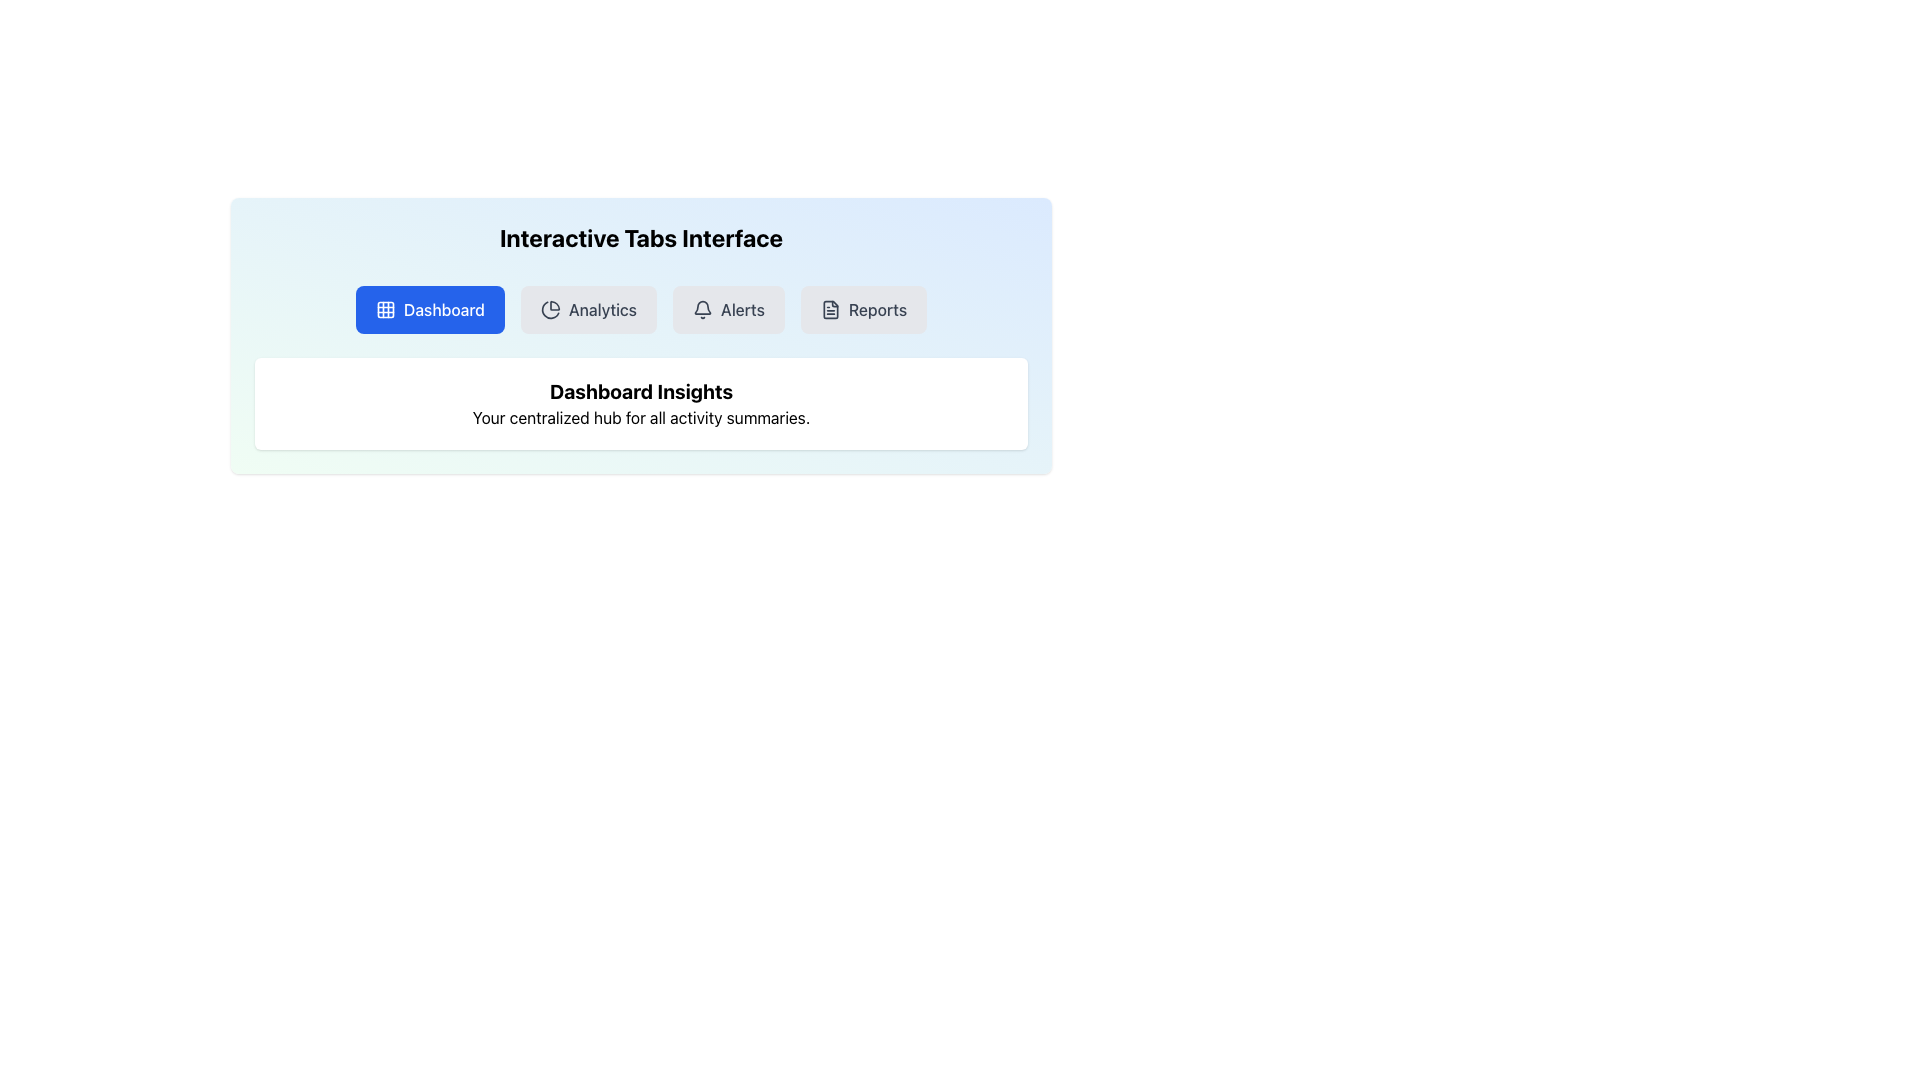 The height and width of the screenshot is (1080, 1920). I want to click on the decorative icon representing the dashboard located to the immediate left of the 'Dashboard' text at the top left part of the interface, so click(385, 309).